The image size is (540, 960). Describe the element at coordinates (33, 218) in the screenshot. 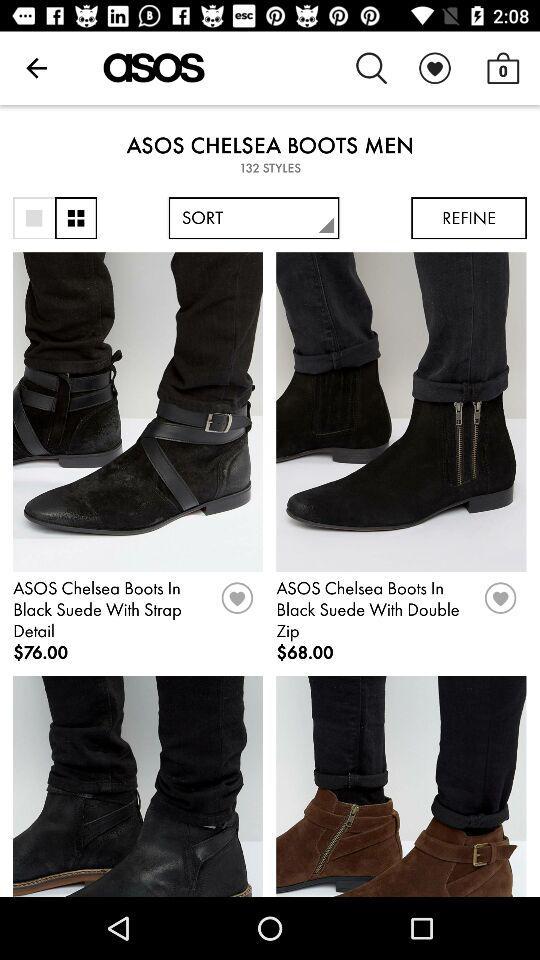

I see `item below the 132 styles` at that location.